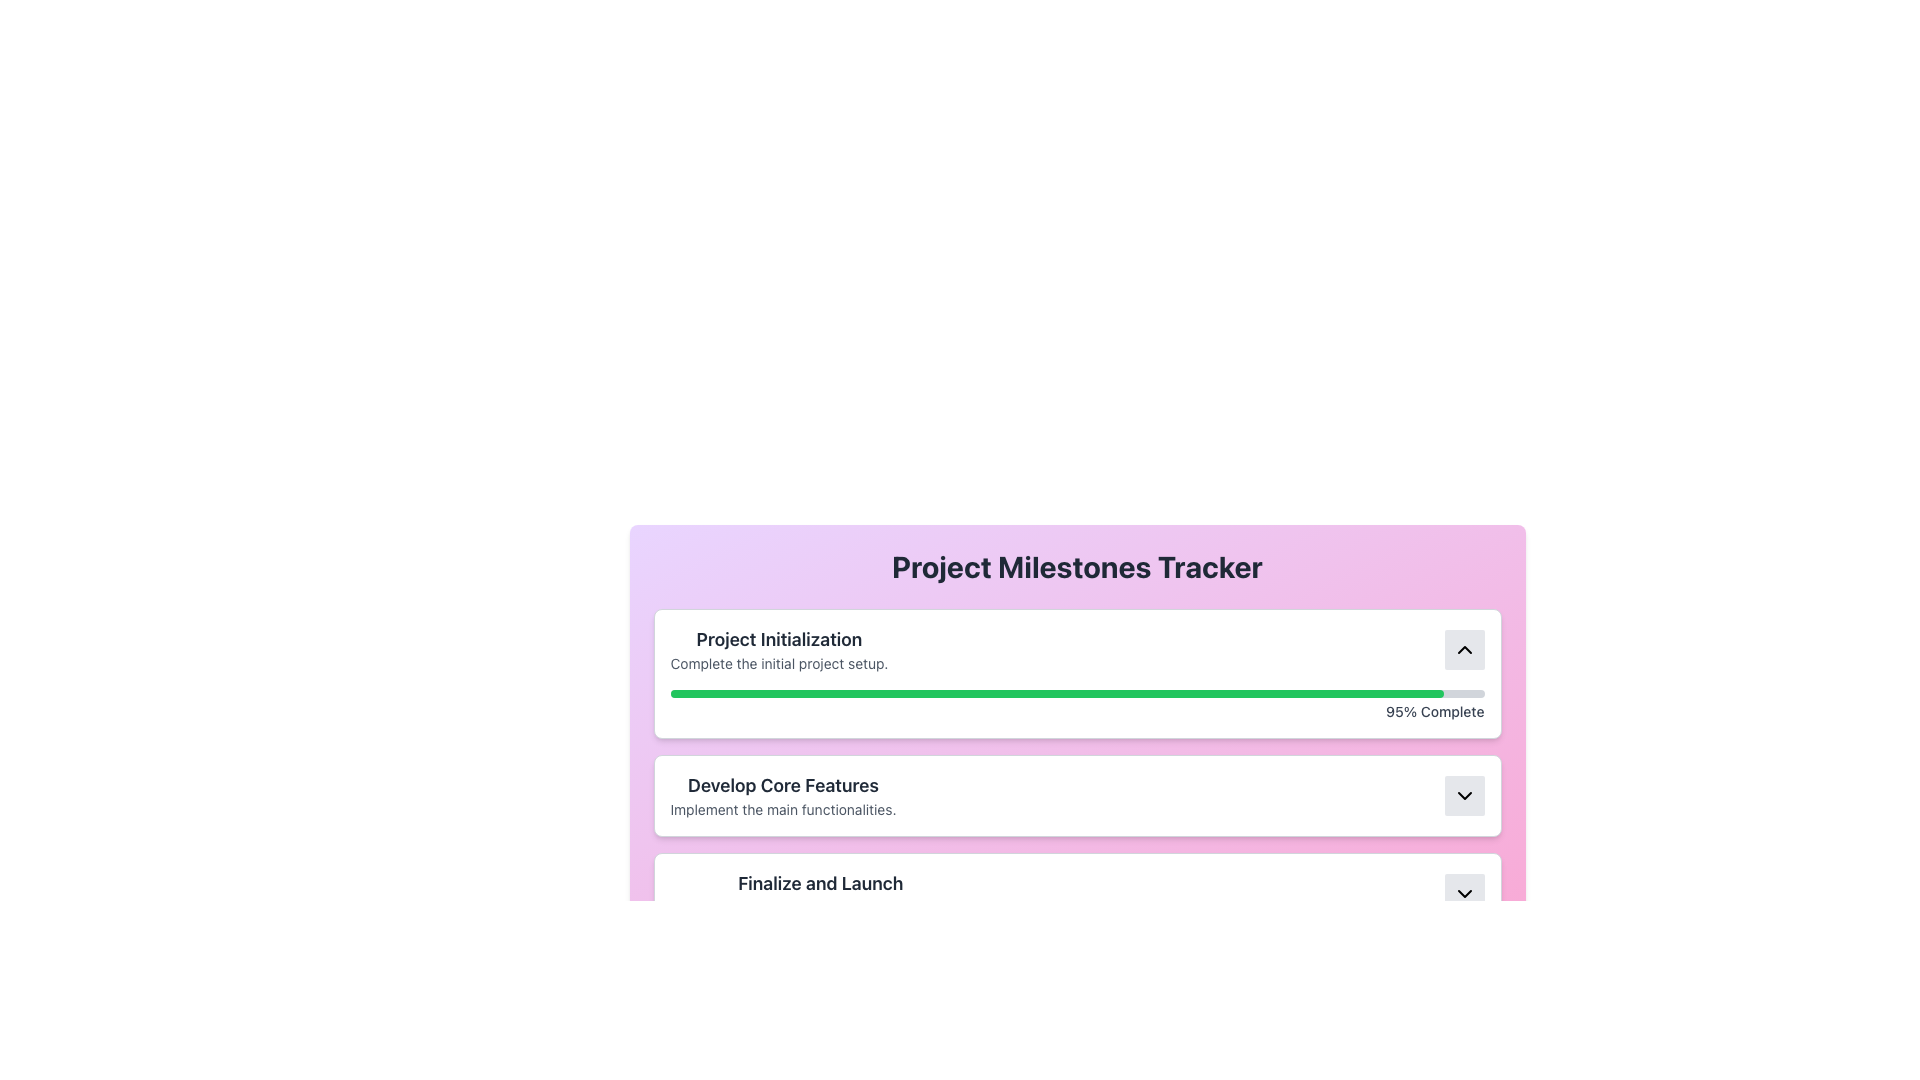  I want to click on the small rectangle button with a light gray background and a downward-facing chevron icon, so click(1464, 794).